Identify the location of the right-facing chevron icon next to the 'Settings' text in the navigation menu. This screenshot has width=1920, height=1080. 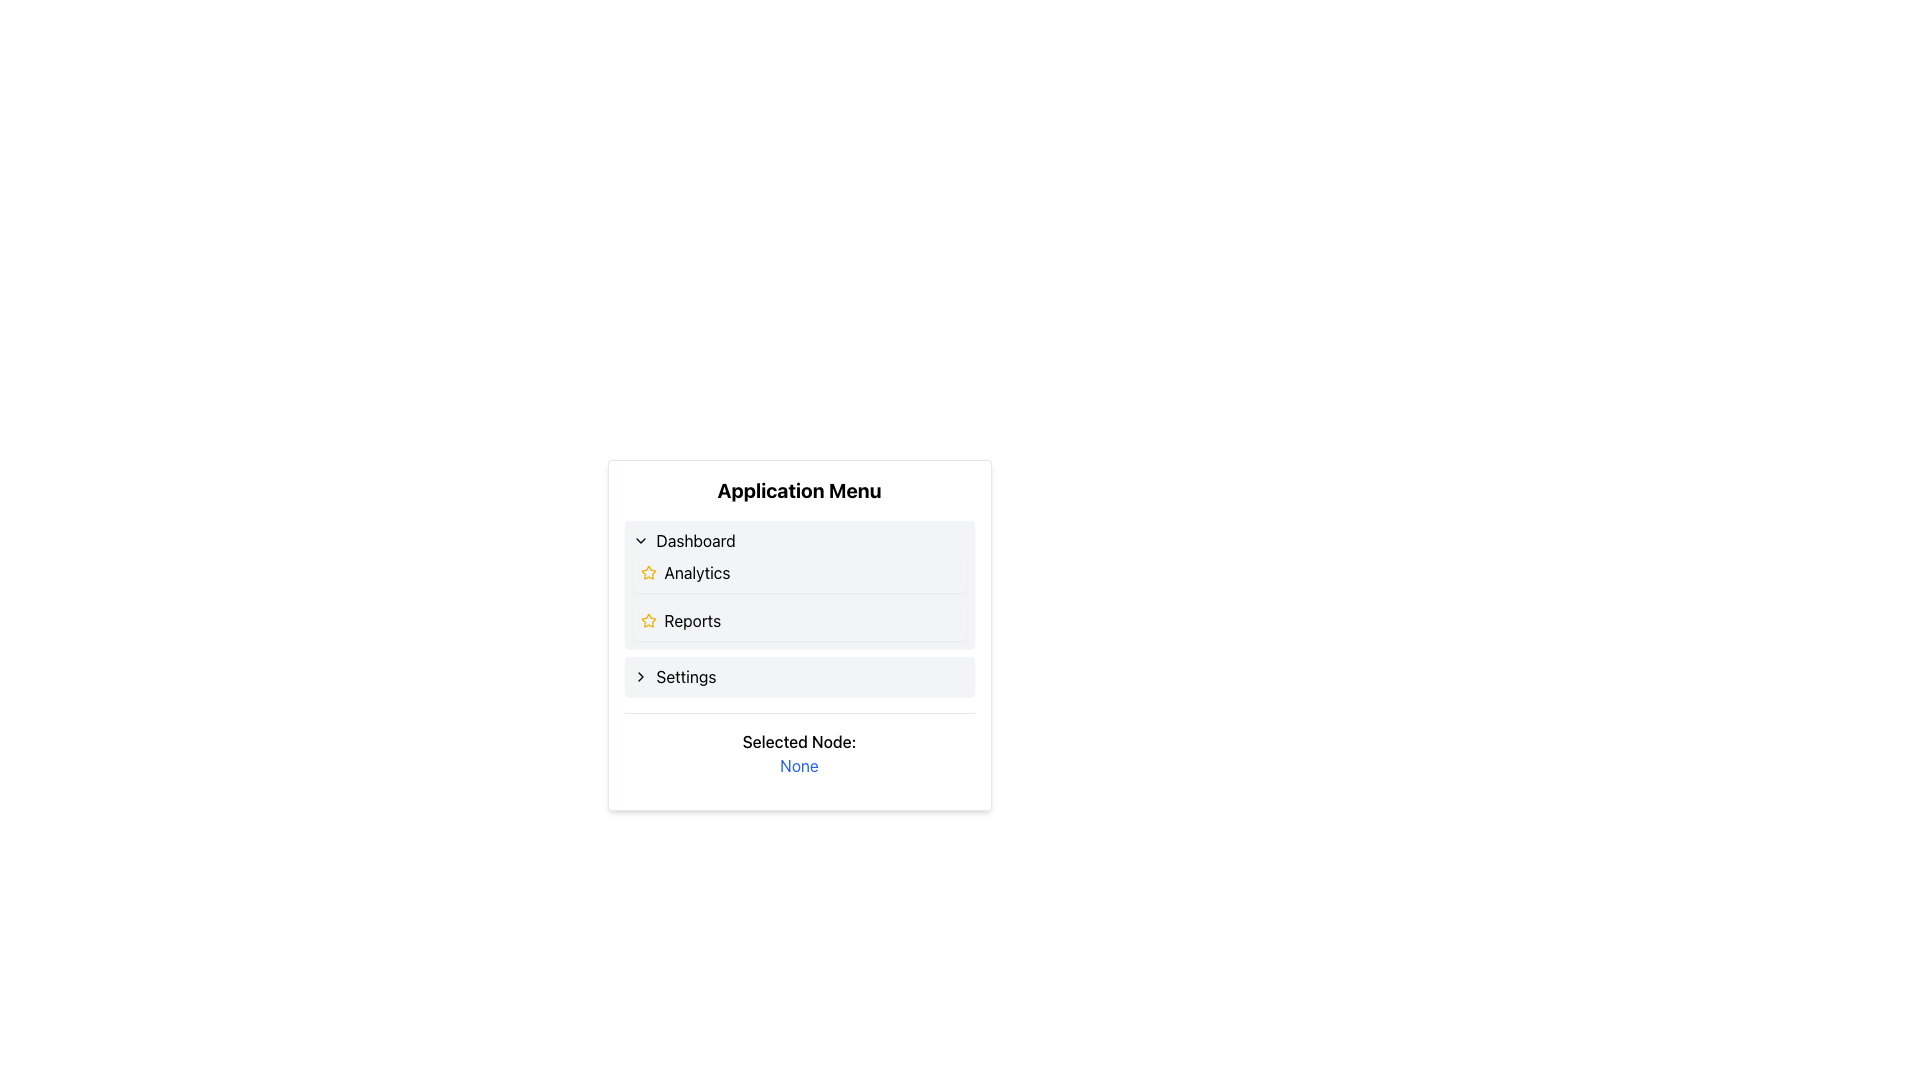
(640, 676).